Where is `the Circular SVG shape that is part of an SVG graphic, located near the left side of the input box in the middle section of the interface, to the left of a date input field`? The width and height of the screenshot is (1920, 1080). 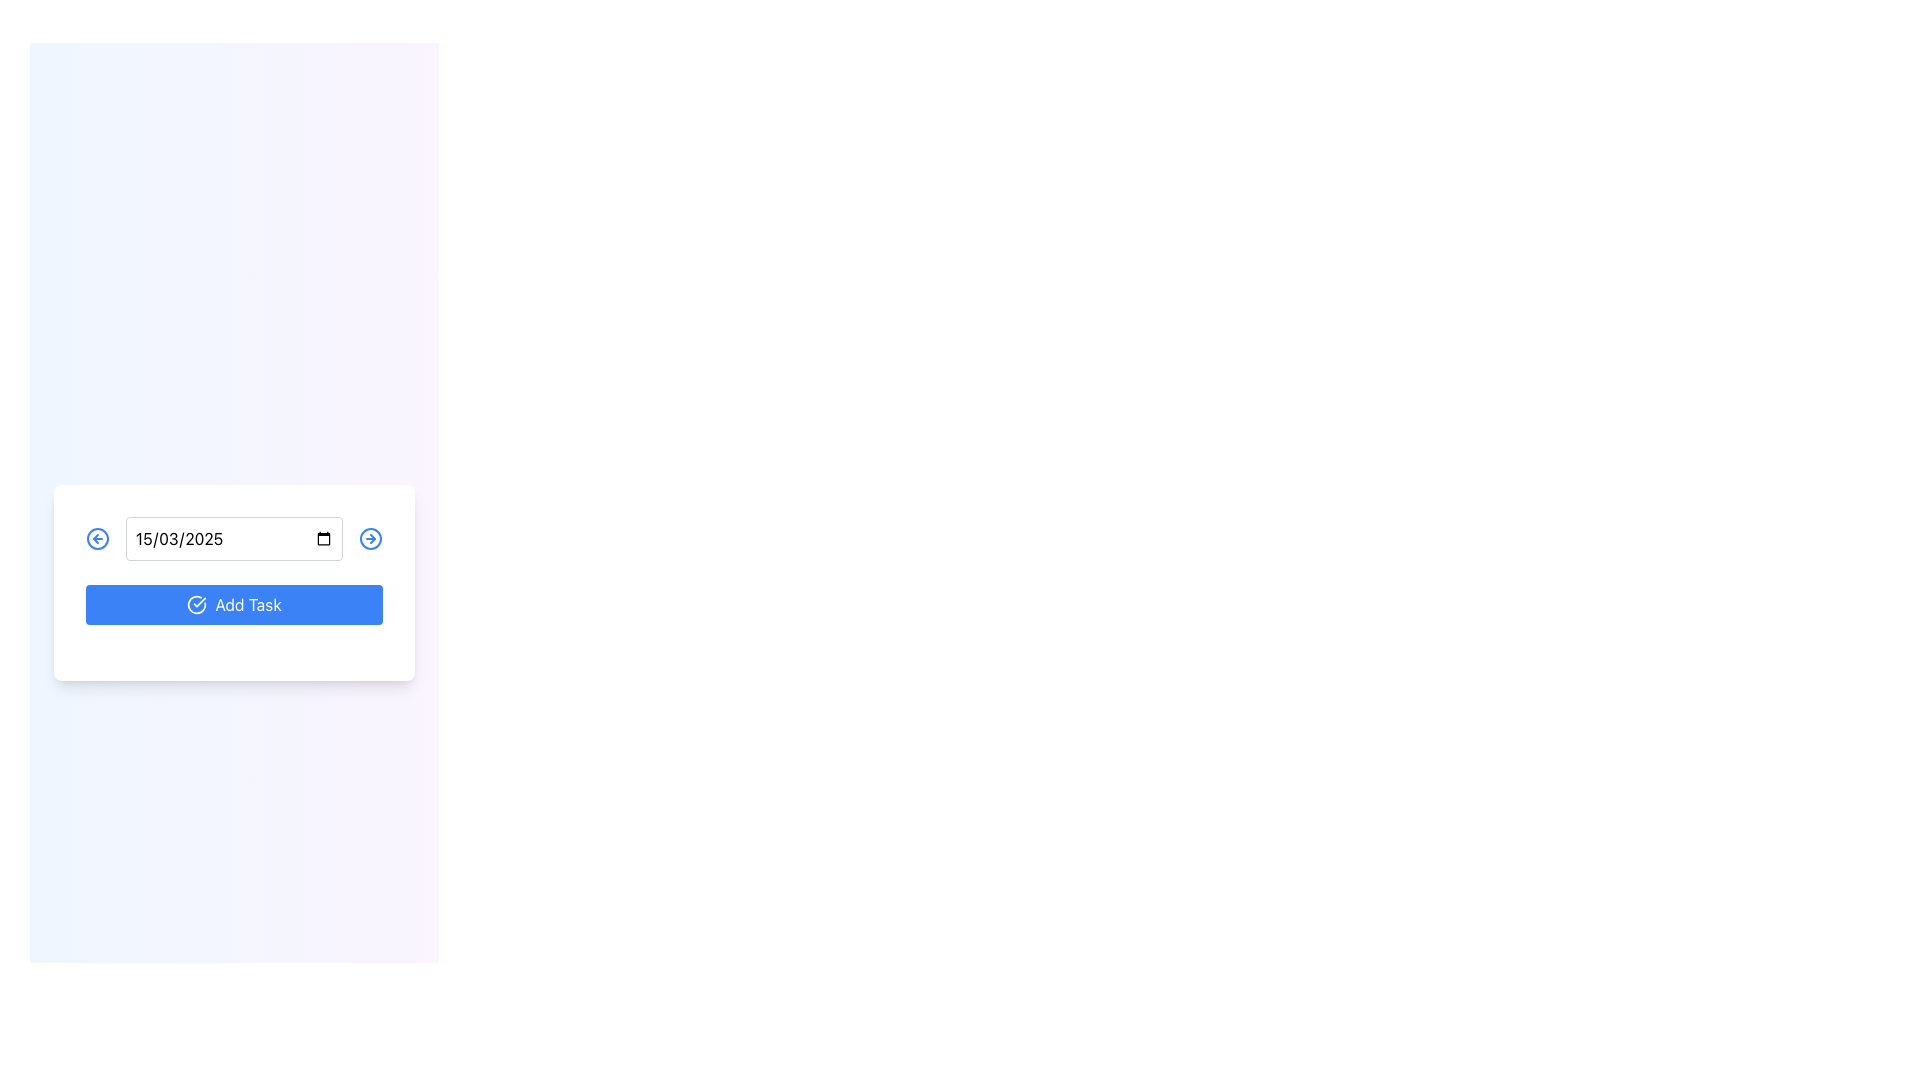 the Circular SVG shape that is part of an SVG graphic, located near the left side of the input box in the middle section of the interface, to the left of a date input field is located at coordinates (96, 538).